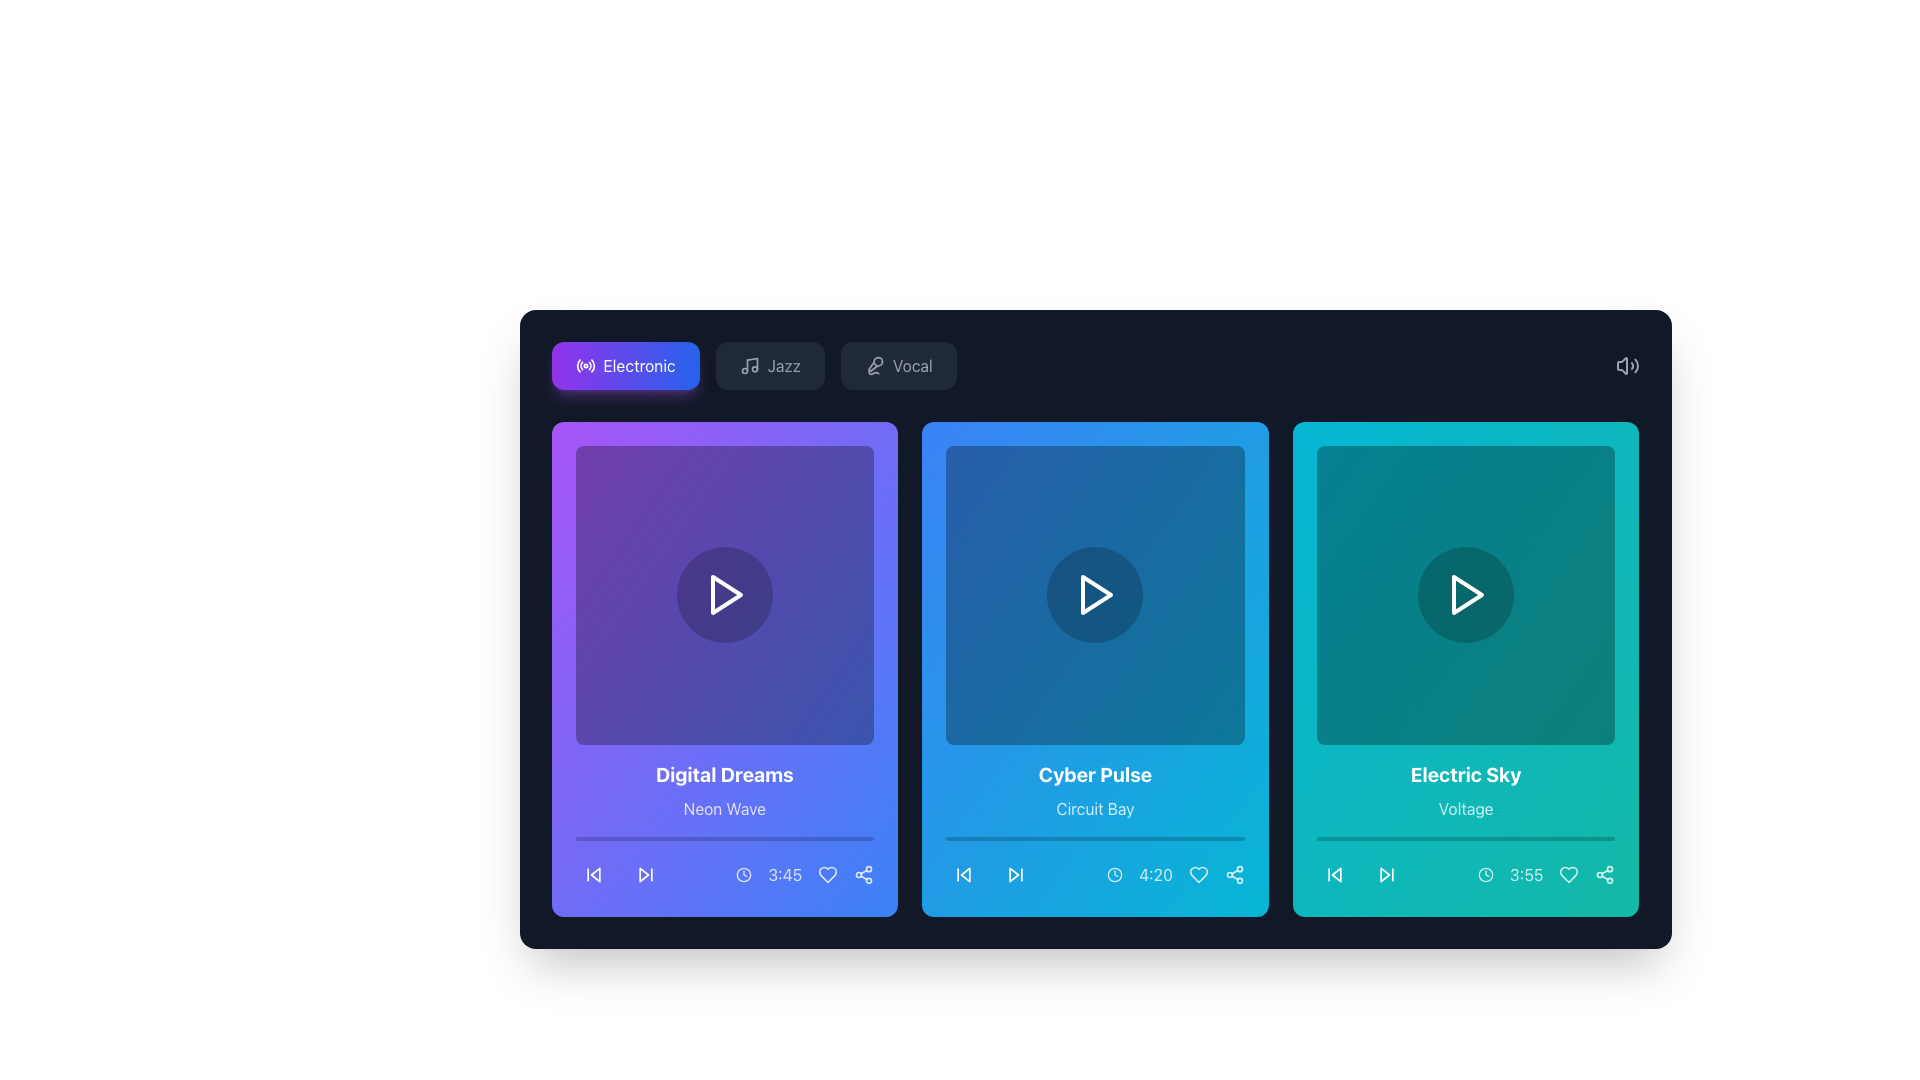 This screenshot has height=1080, width=1920. Describe the element at coordinates (1198, 873) in the screenshot. I see `the heart-shaped icon to like or mark the song 'Cyber Pulse' by 'Circuit Bay' as a favorite` at that location.